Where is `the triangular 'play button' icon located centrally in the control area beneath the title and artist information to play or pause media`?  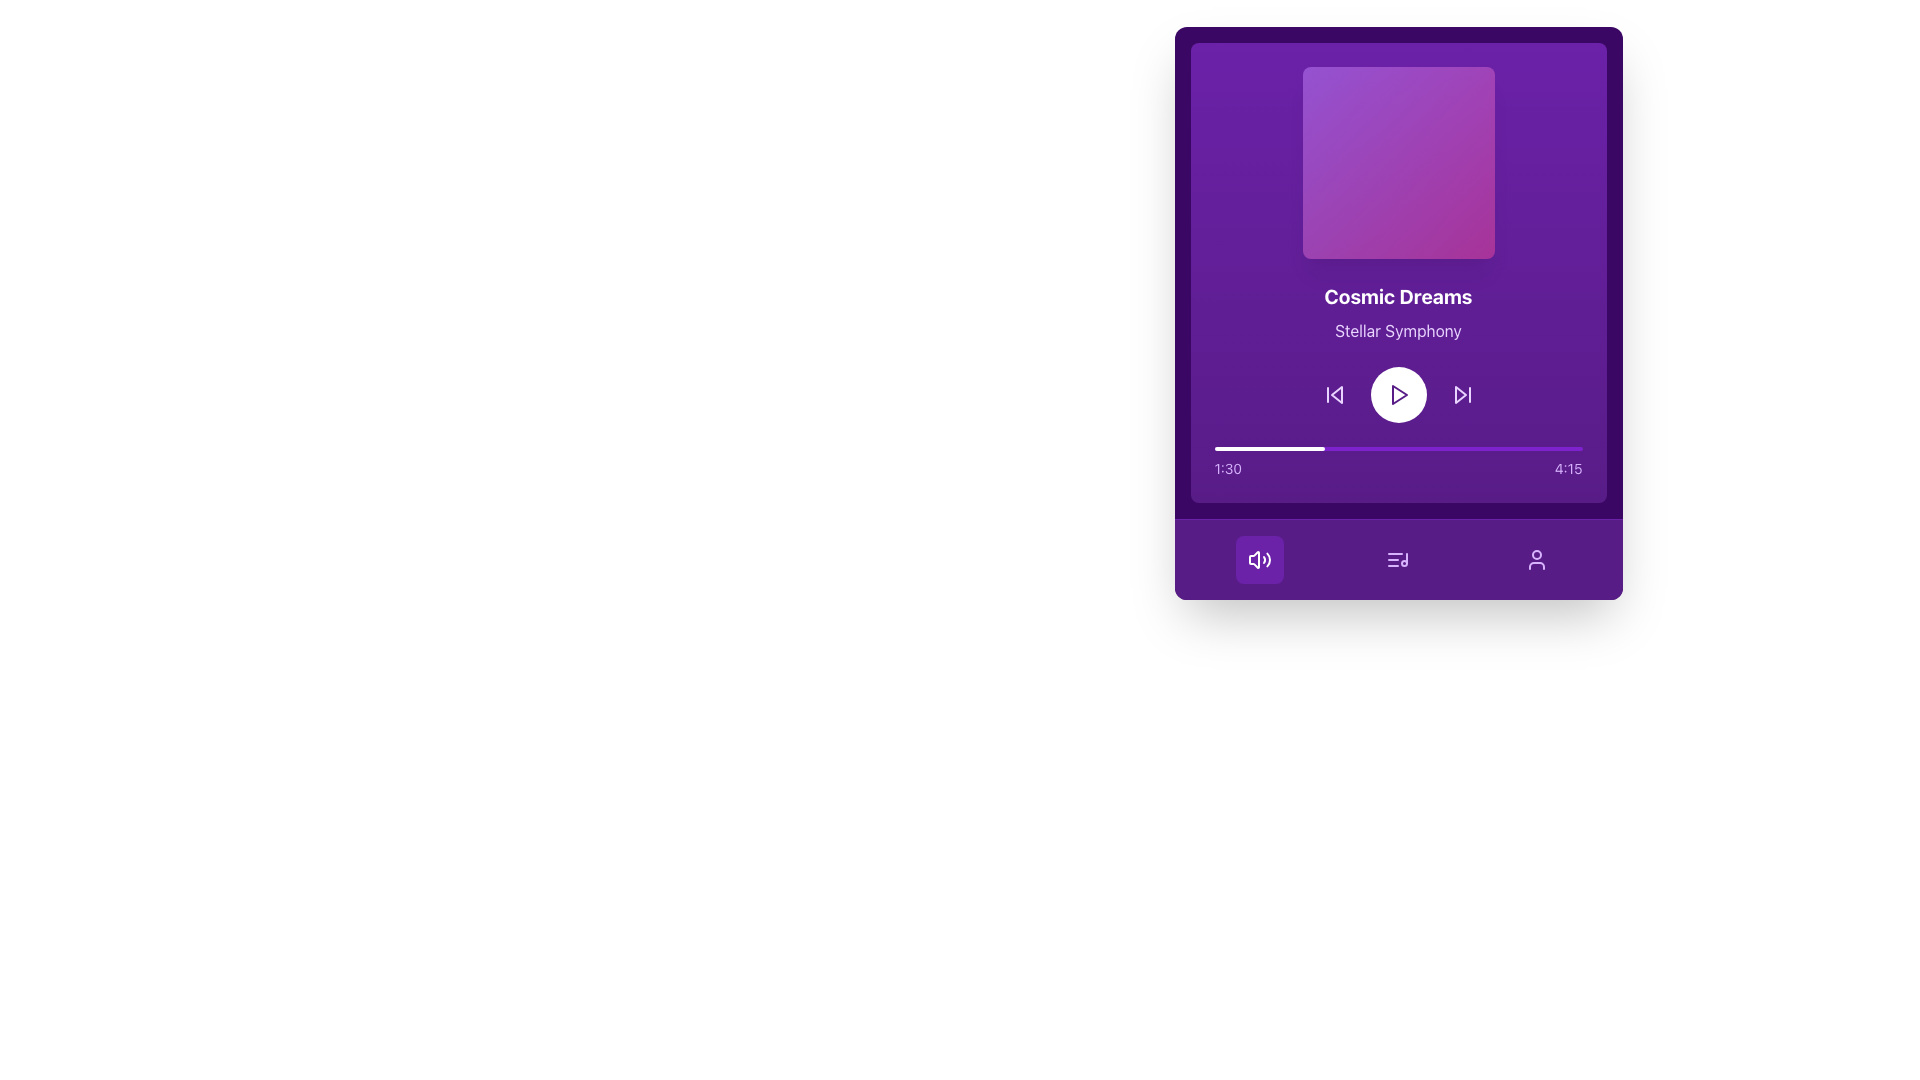
the triangular 'play button' icon located centrally in the control area beneath the title and artist information to play or pause media is located at coordinates (1398, 394).